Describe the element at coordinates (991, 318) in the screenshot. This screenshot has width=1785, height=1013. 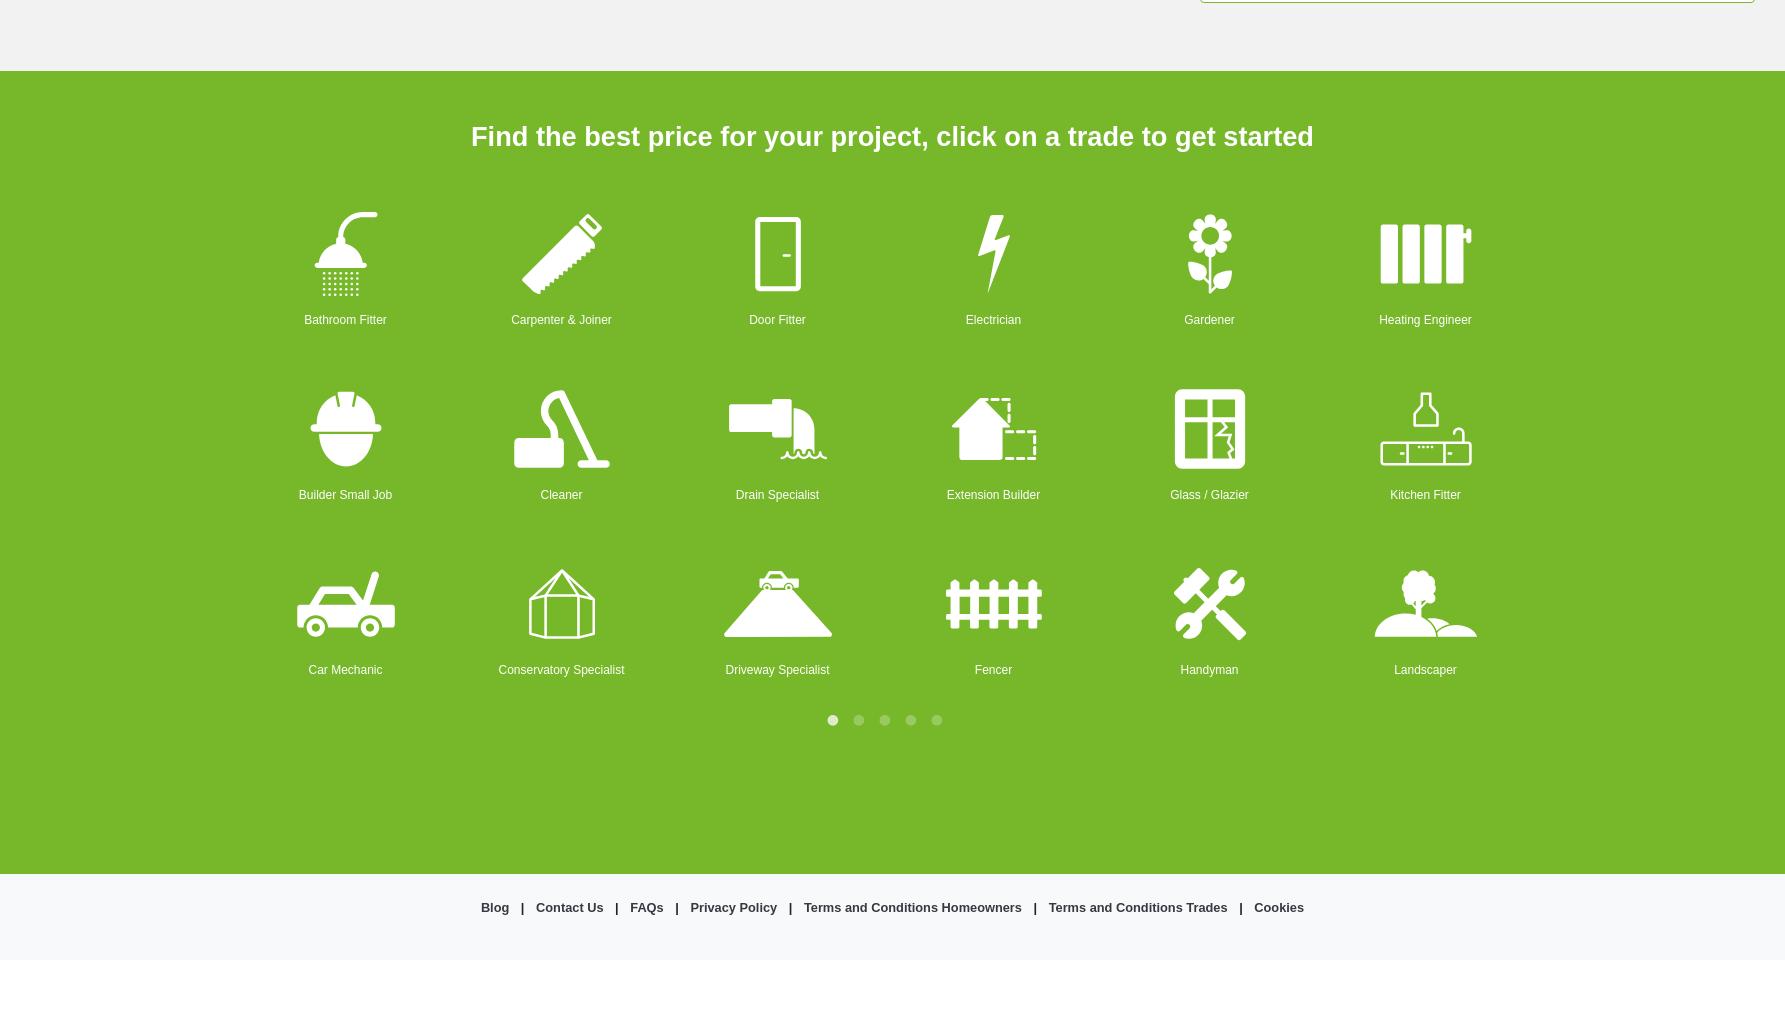
I see `'Electrician'` at that location.